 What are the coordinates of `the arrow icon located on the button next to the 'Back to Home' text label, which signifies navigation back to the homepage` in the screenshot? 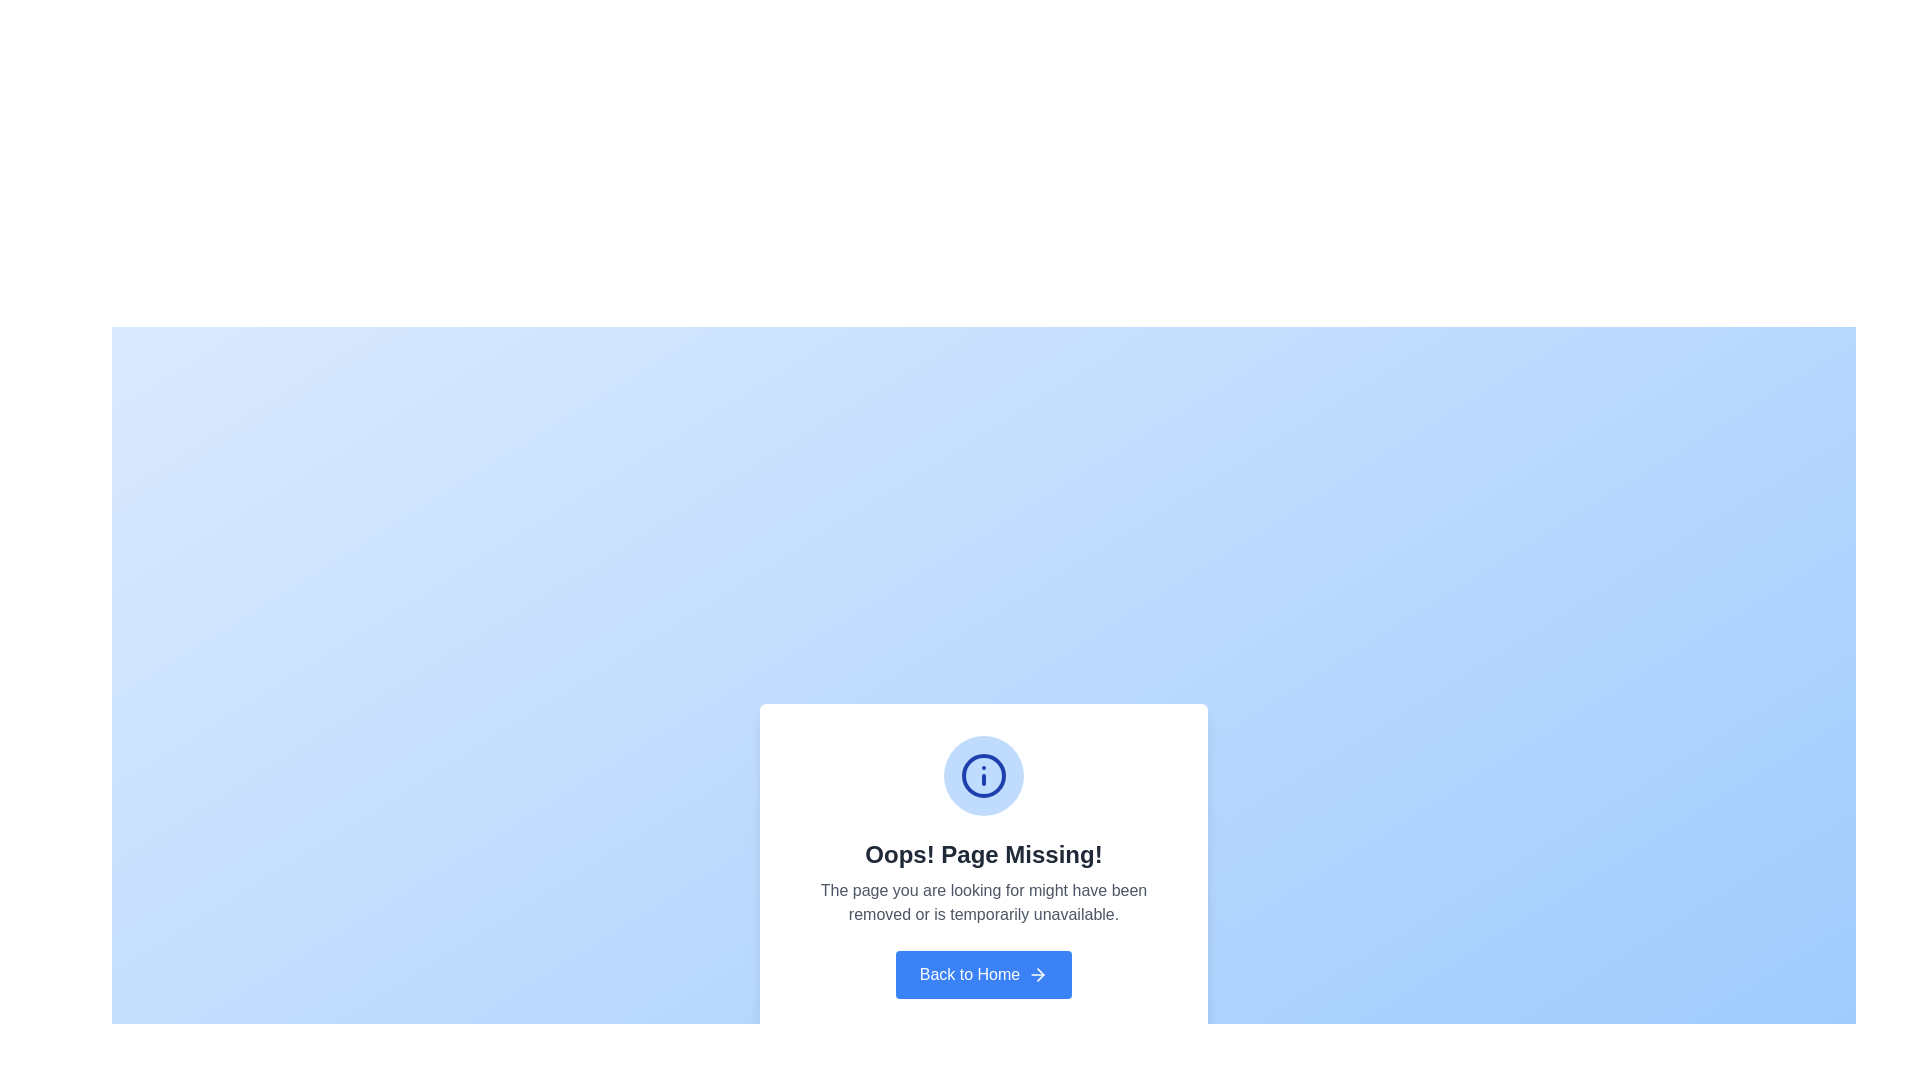 It's located at (1038, 973).